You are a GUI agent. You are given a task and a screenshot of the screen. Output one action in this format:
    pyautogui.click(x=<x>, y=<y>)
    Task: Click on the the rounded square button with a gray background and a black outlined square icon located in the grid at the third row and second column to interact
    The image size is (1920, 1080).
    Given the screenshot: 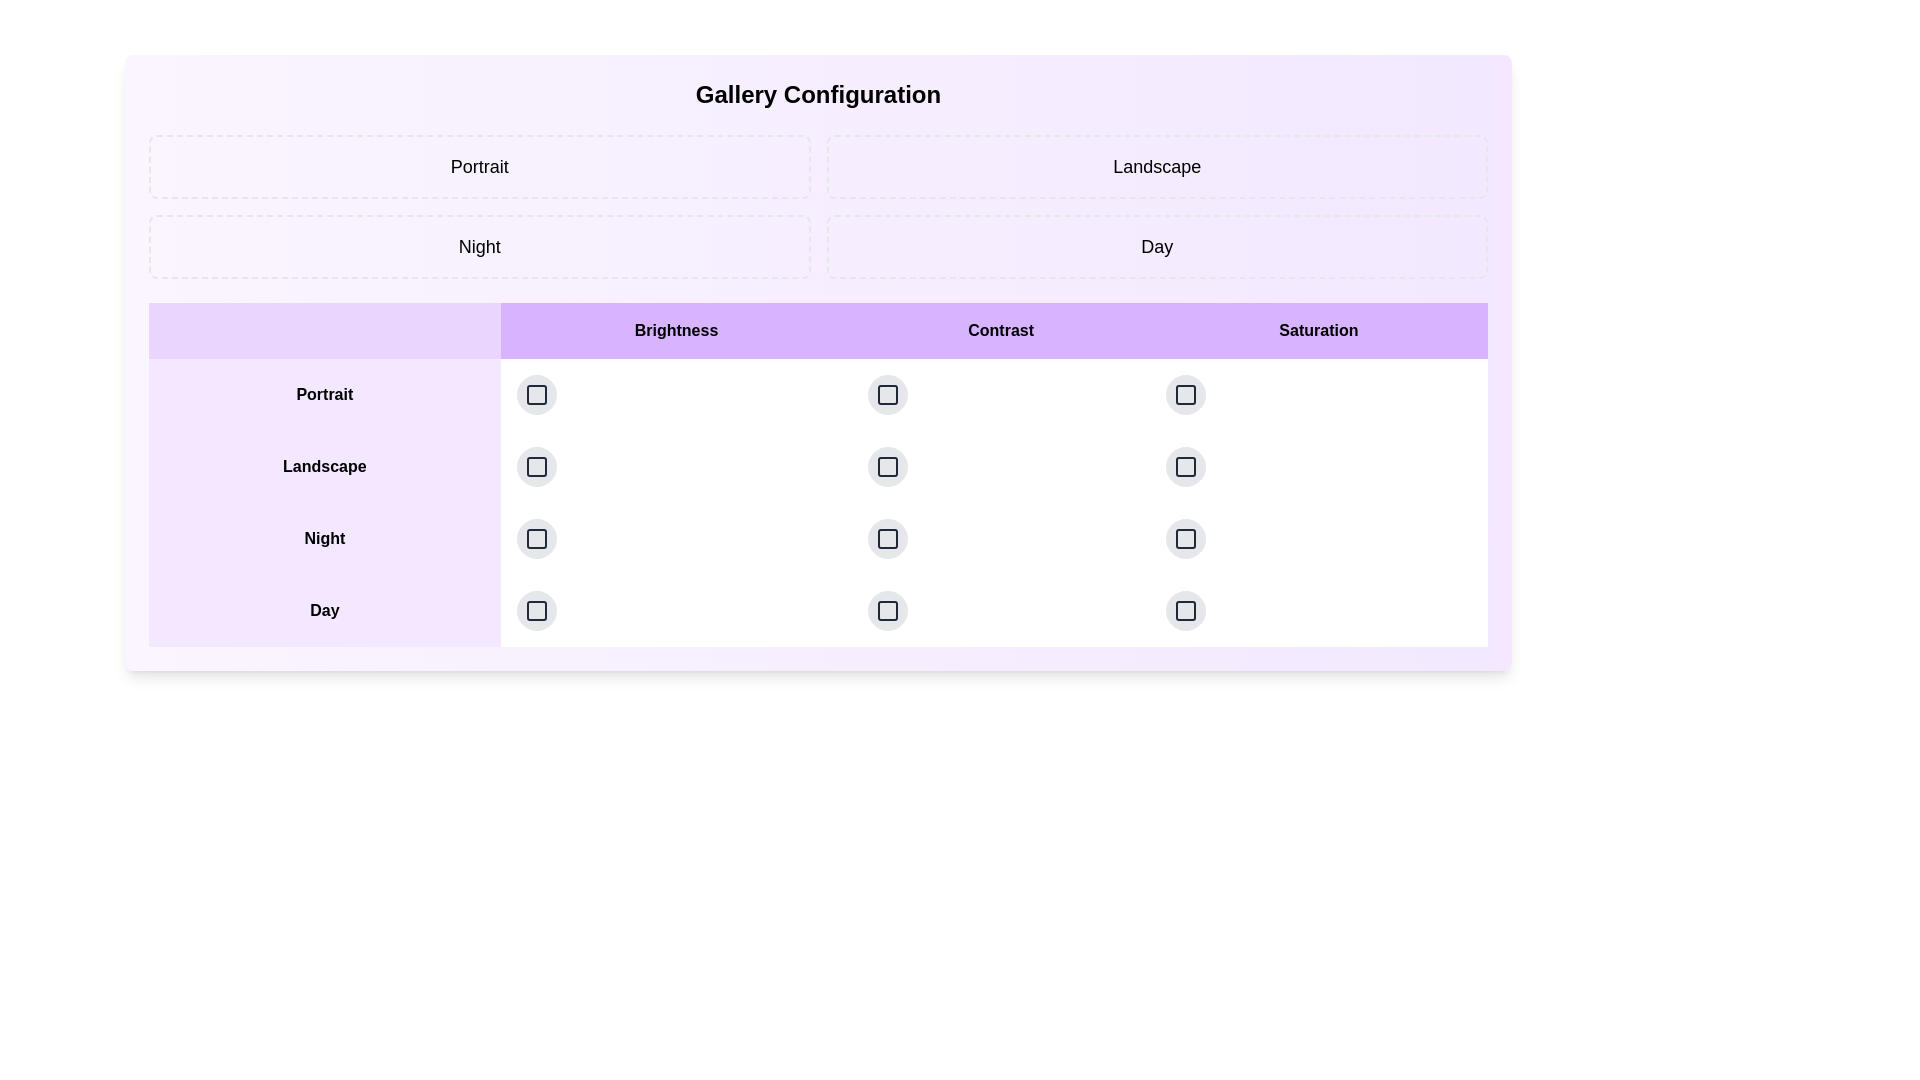 What is the action you would take?
    pyautogui.click(x=887, y=538)
    